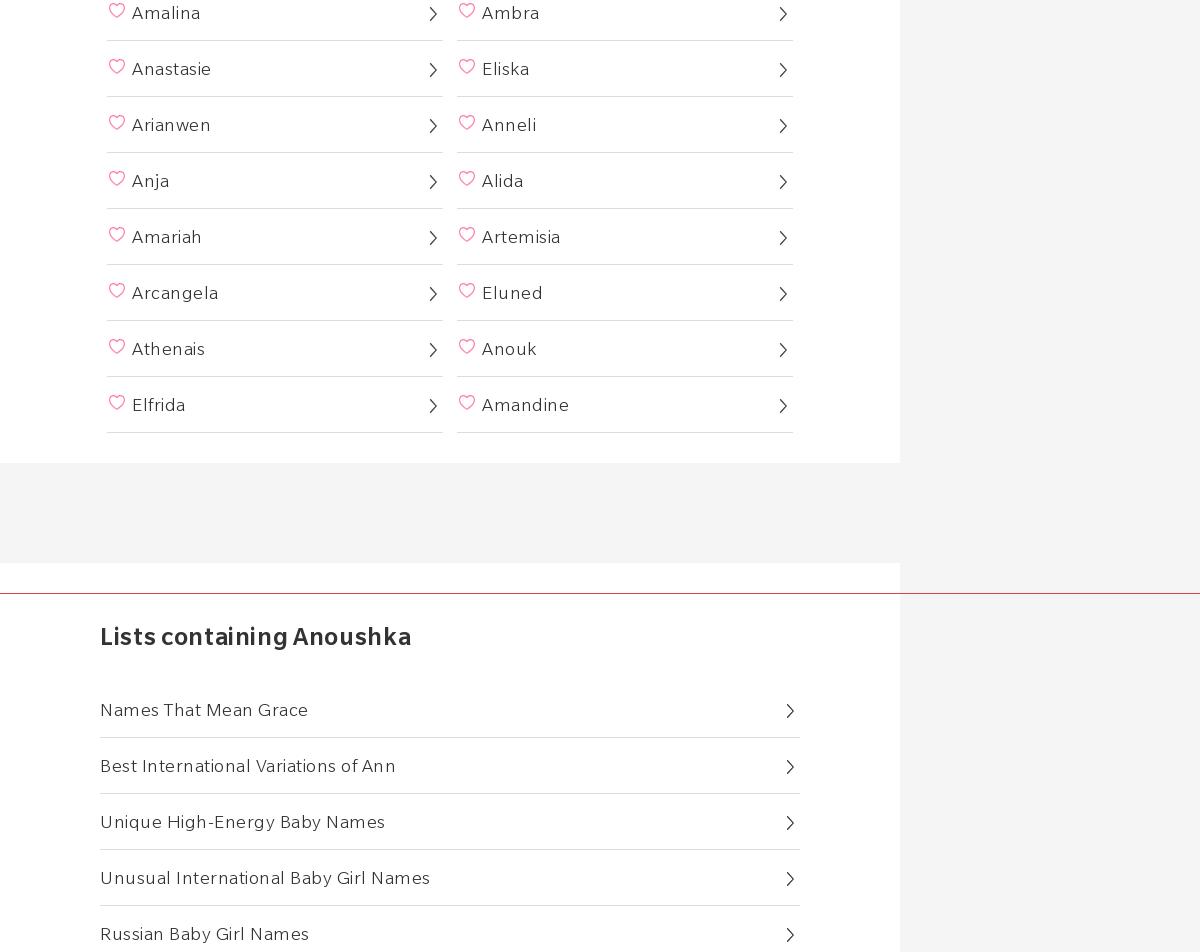 The width and height of the screenshot is (1200, 952). I want to click on 'Unique High-Energy Baby Names', so click(99, 820).